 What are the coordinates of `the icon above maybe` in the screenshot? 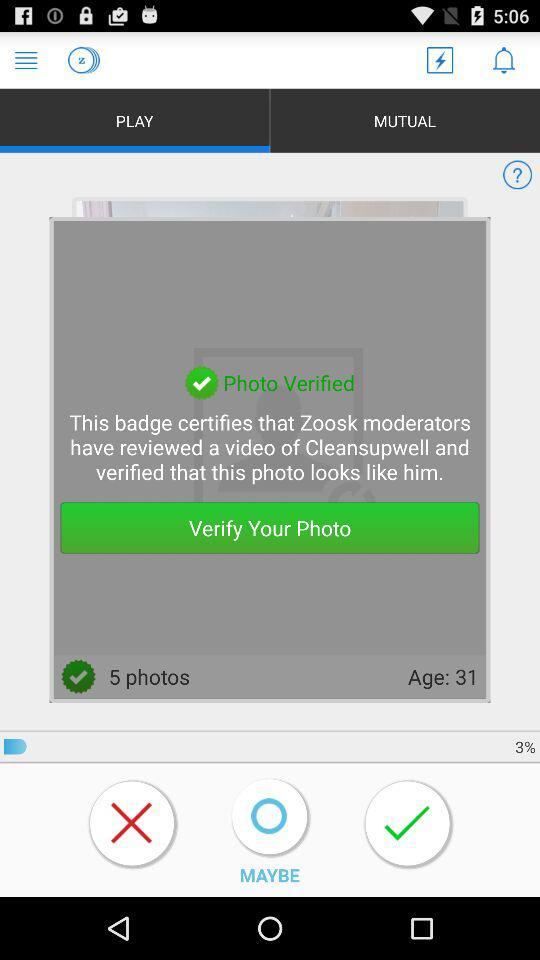 It's located at (269, 816).